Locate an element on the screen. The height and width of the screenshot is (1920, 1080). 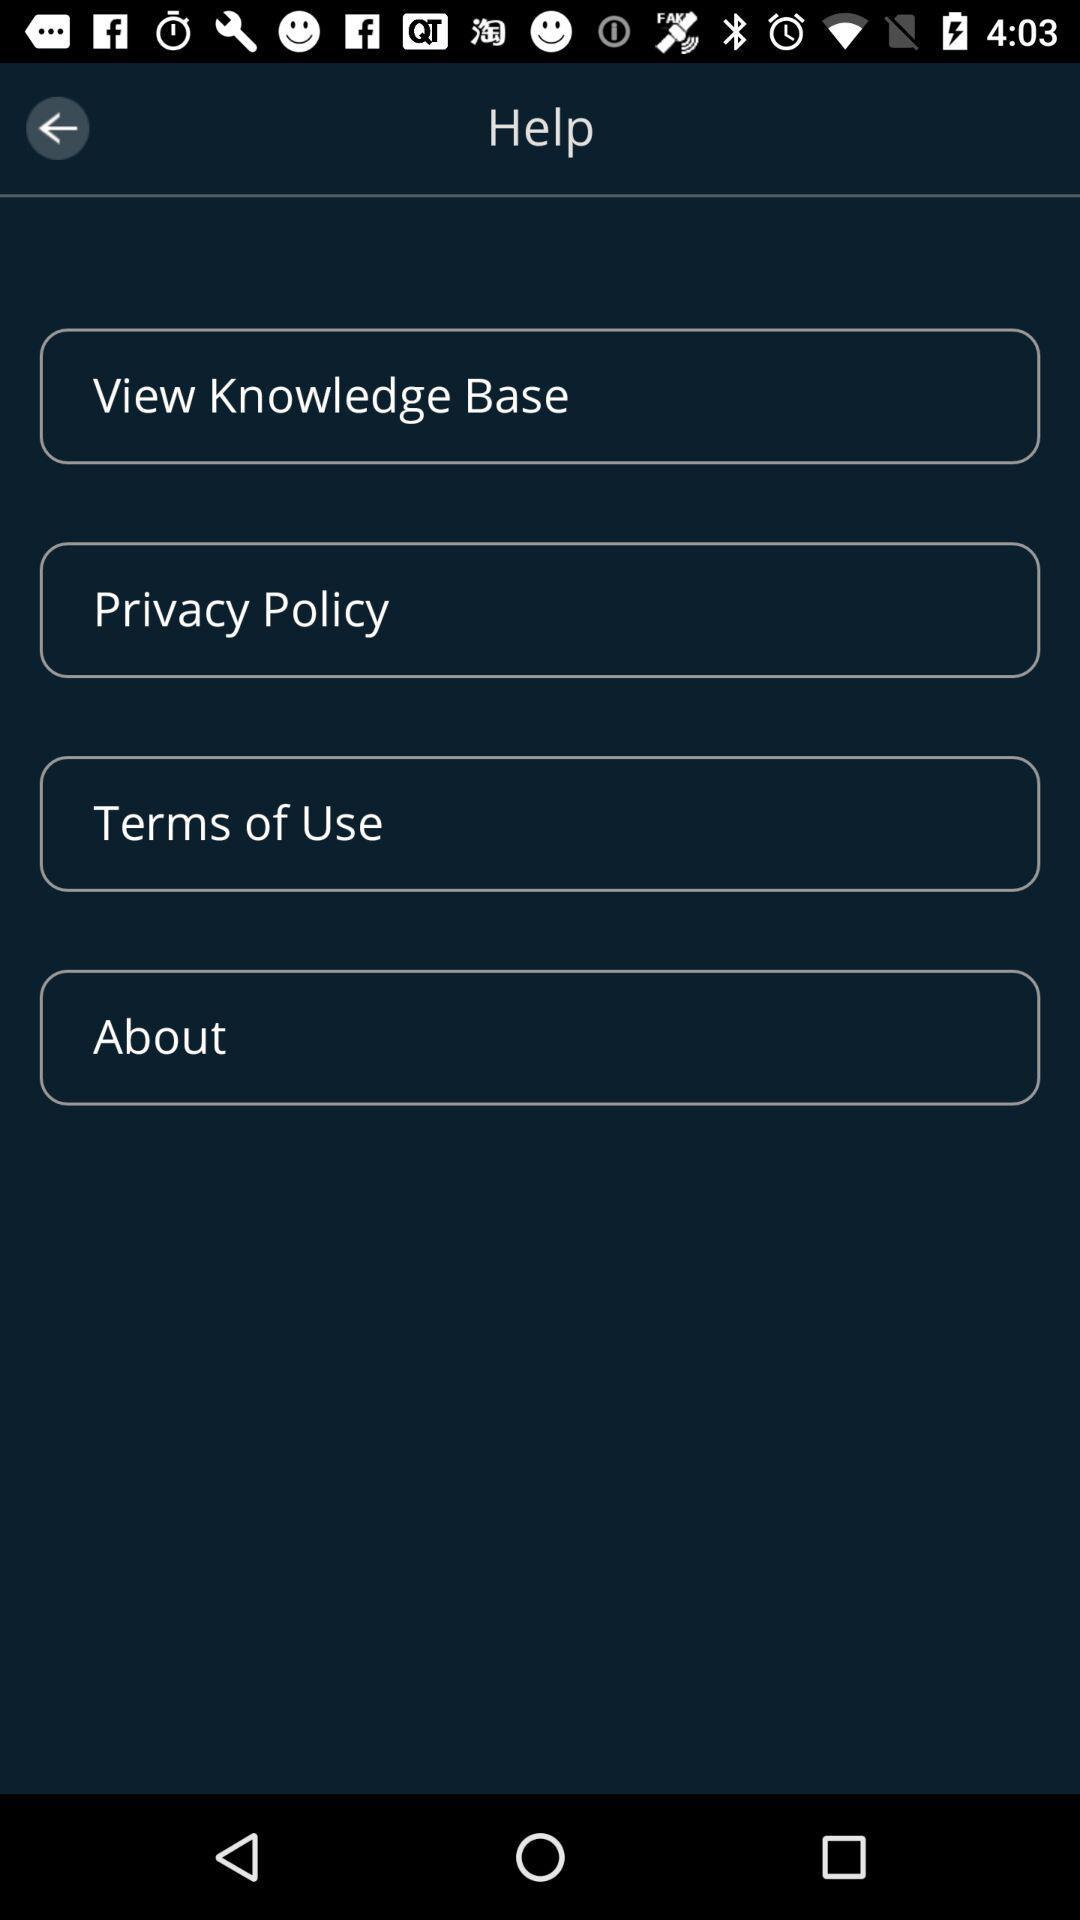
the arrow_backward icon is located at coordinates (56, 127).